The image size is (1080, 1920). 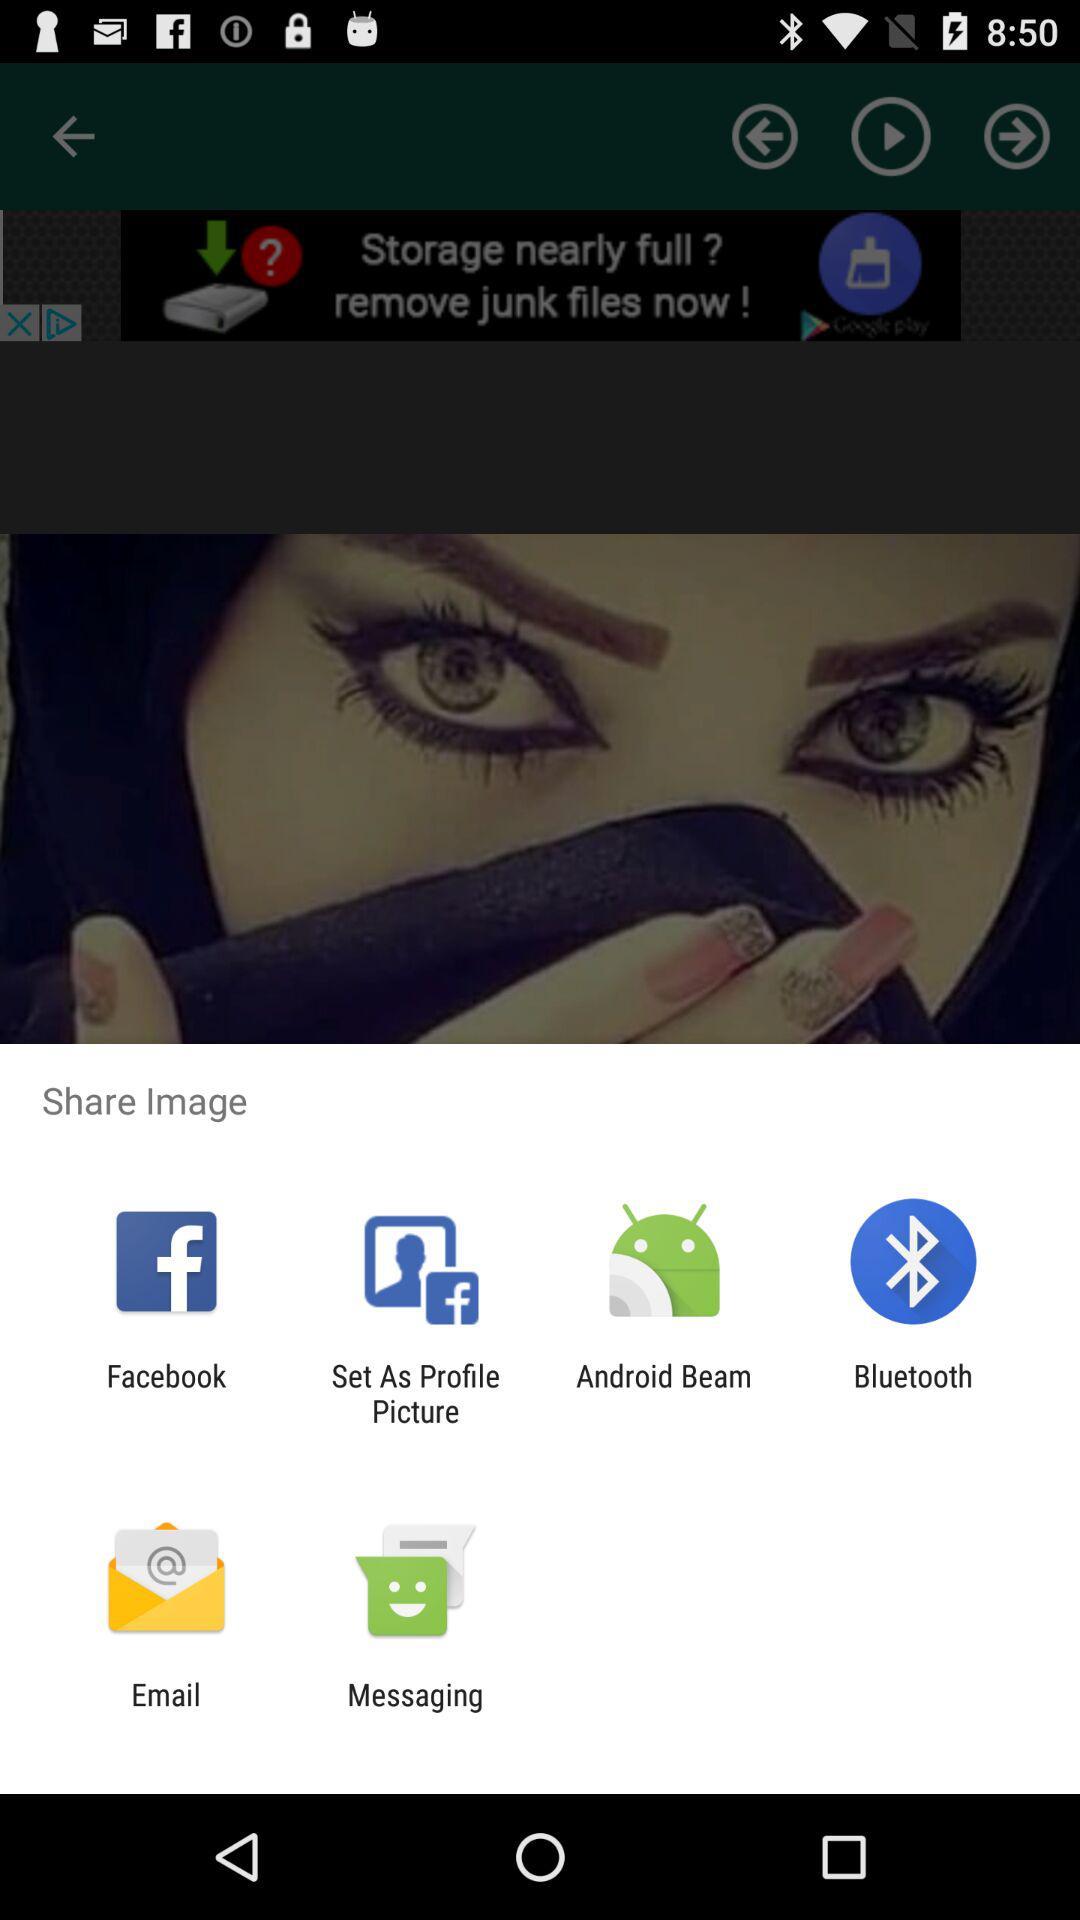 I want to click on icon next to set as profile icon, so click(x=664, y=1392).